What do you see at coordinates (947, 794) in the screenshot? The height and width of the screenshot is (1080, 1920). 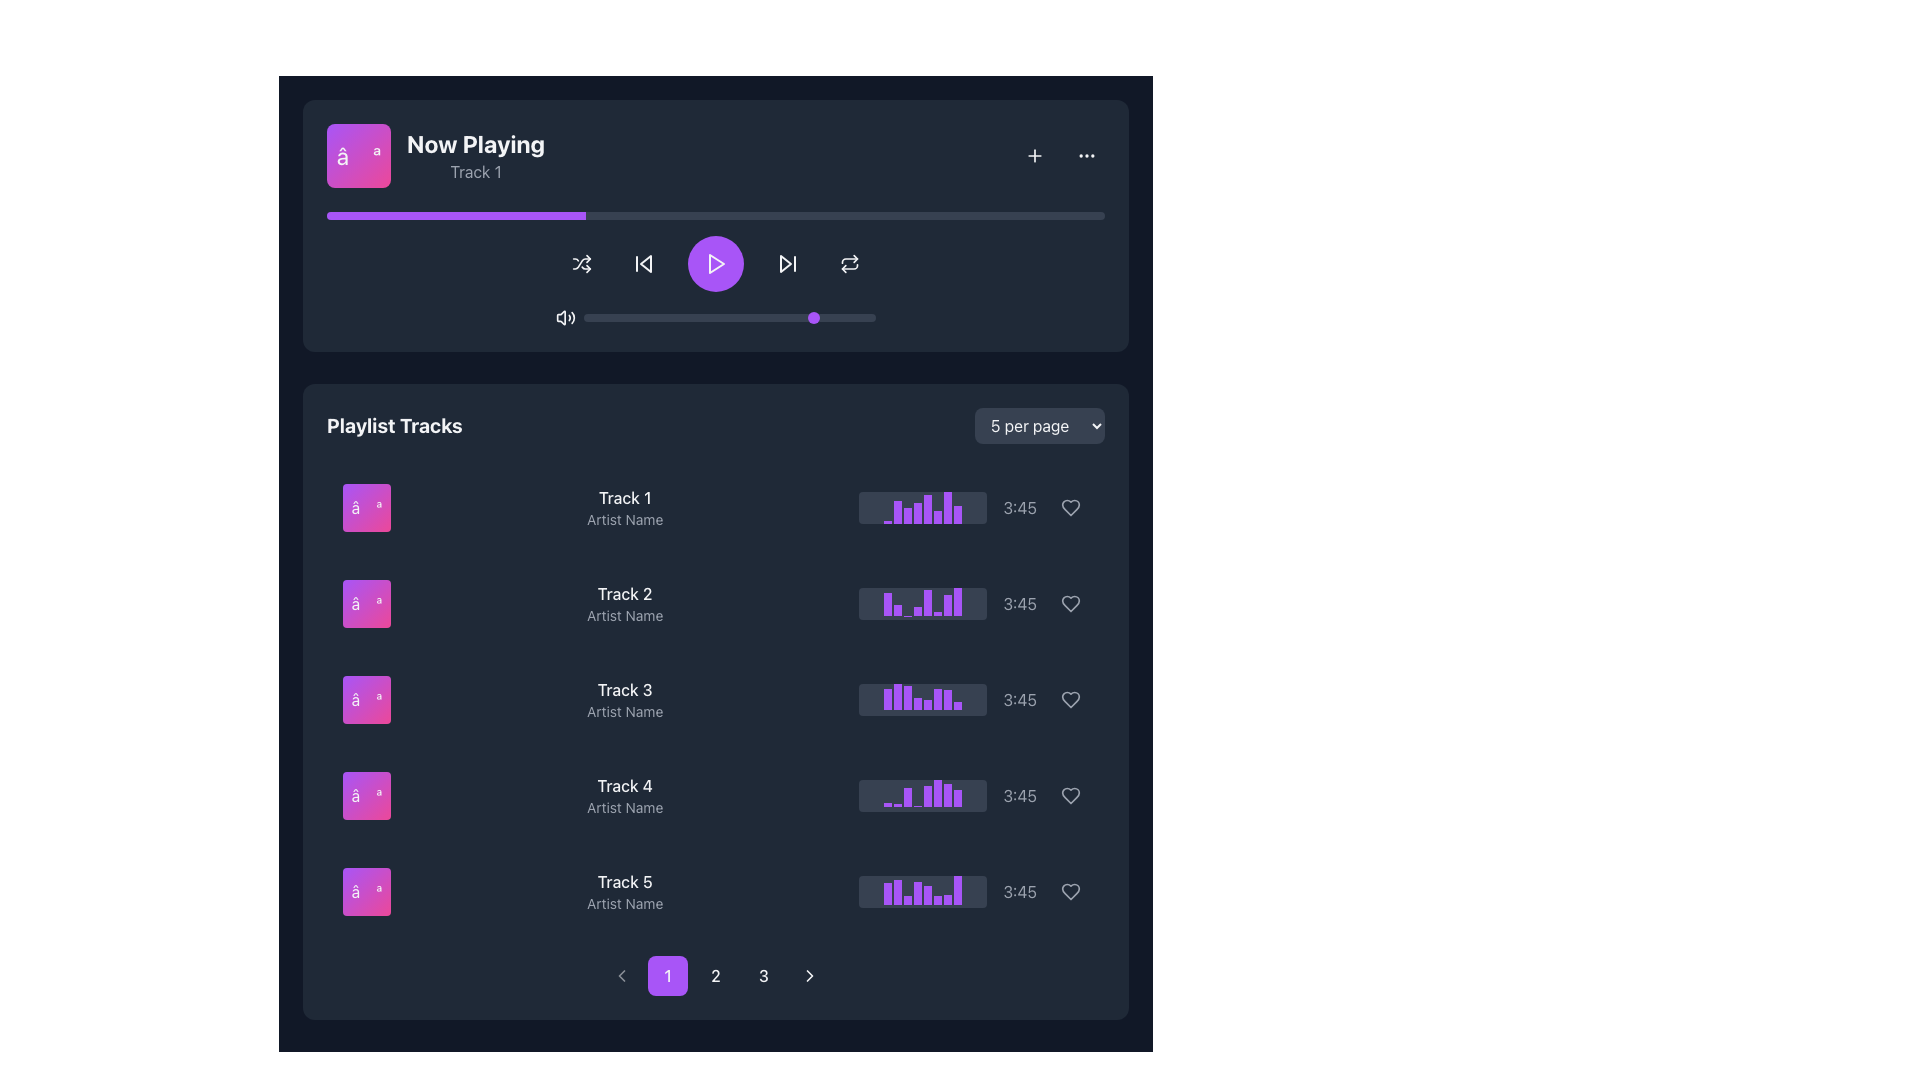 I see `the visual representation of the seventh bar in the mini-bar chart located to the right of the 'Track 4' row in the 'Playlist Tracks' section` at bounding box center [947, 794].